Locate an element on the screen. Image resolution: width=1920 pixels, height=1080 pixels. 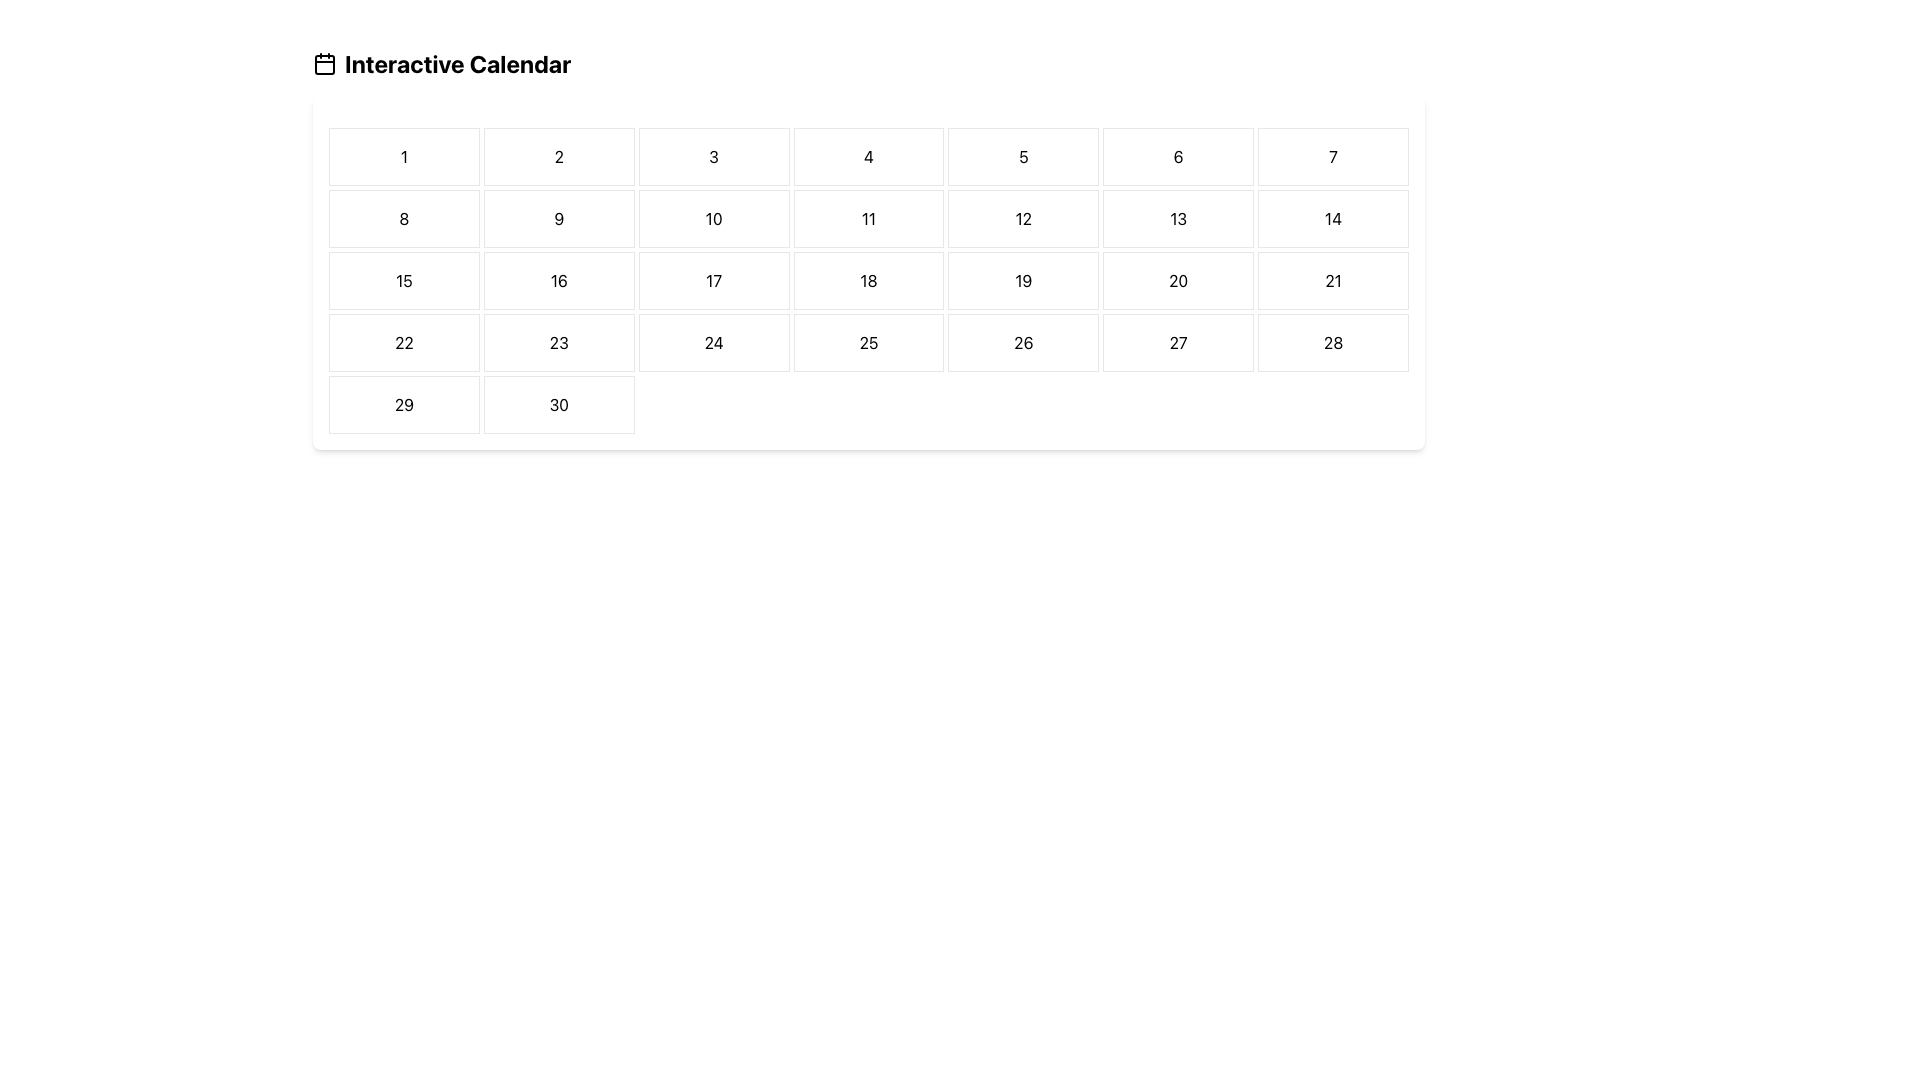
the bold black textual header displaying 'Interactive Calendar', located to the right of the calendar icon at the top-left corner of the interface is located at coordinates (457, 63).